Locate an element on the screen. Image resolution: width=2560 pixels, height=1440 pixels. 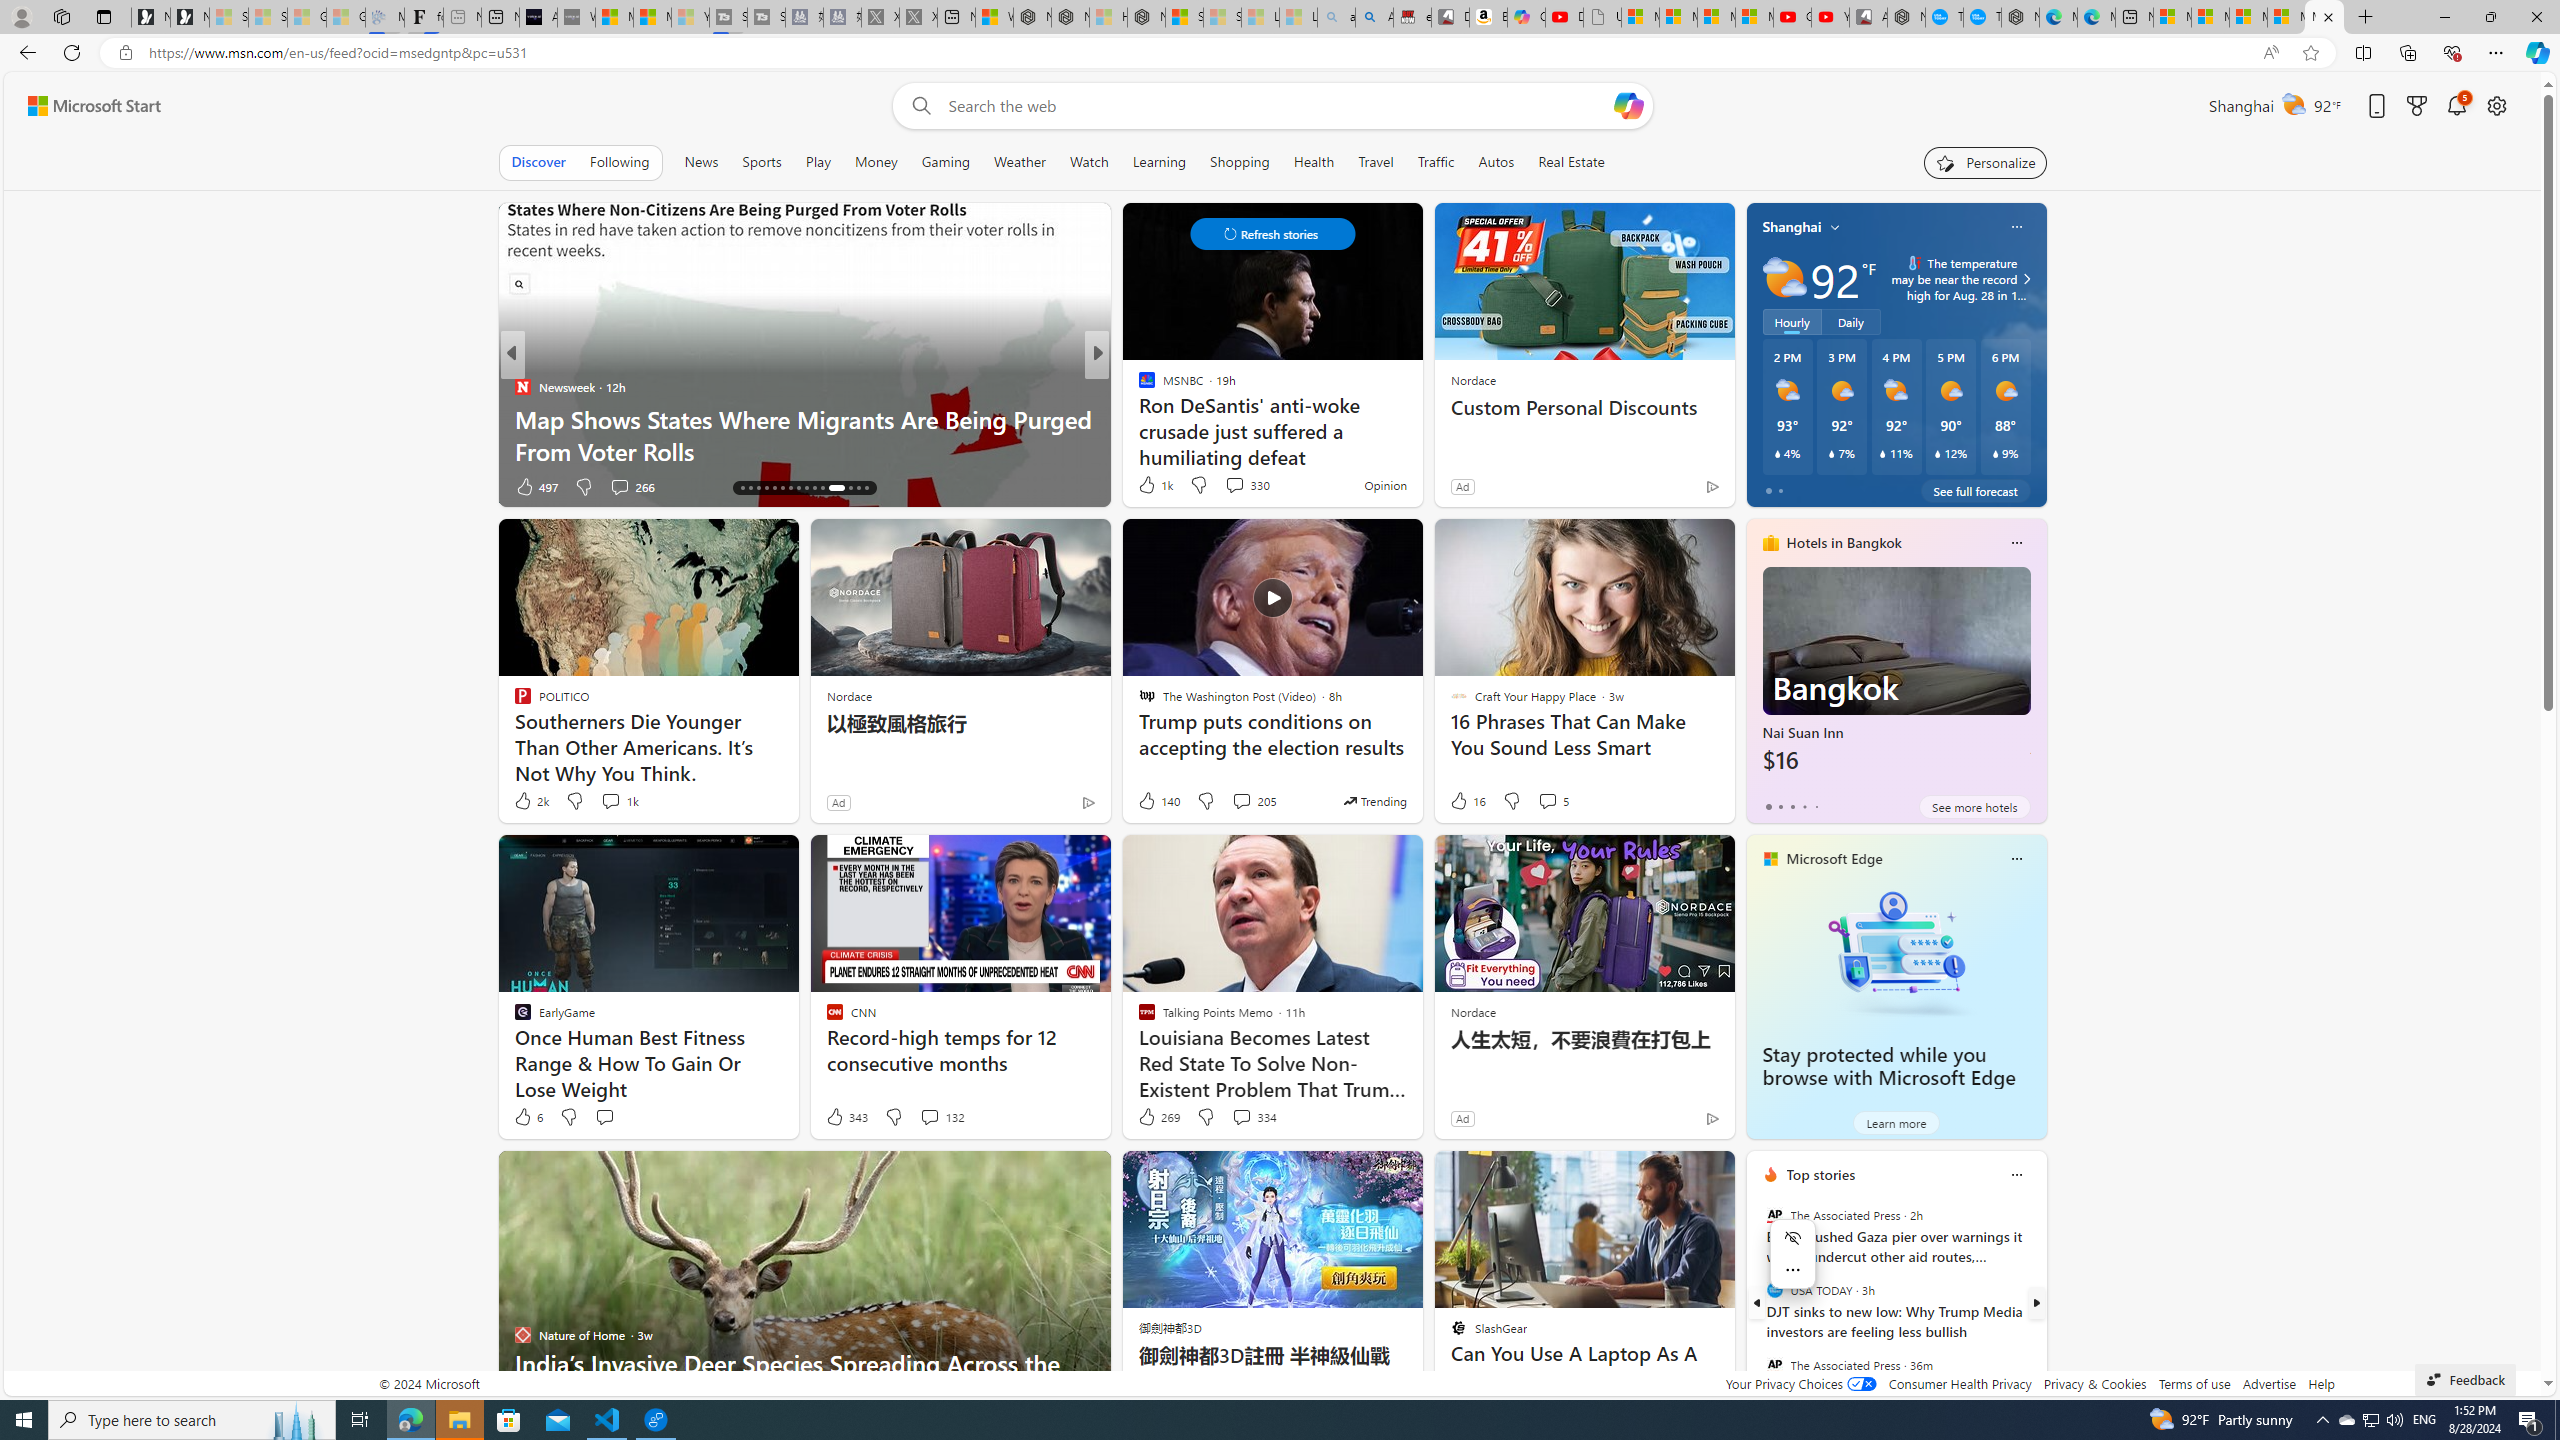
'269 Like' is located at coordinates (1157, 1115).